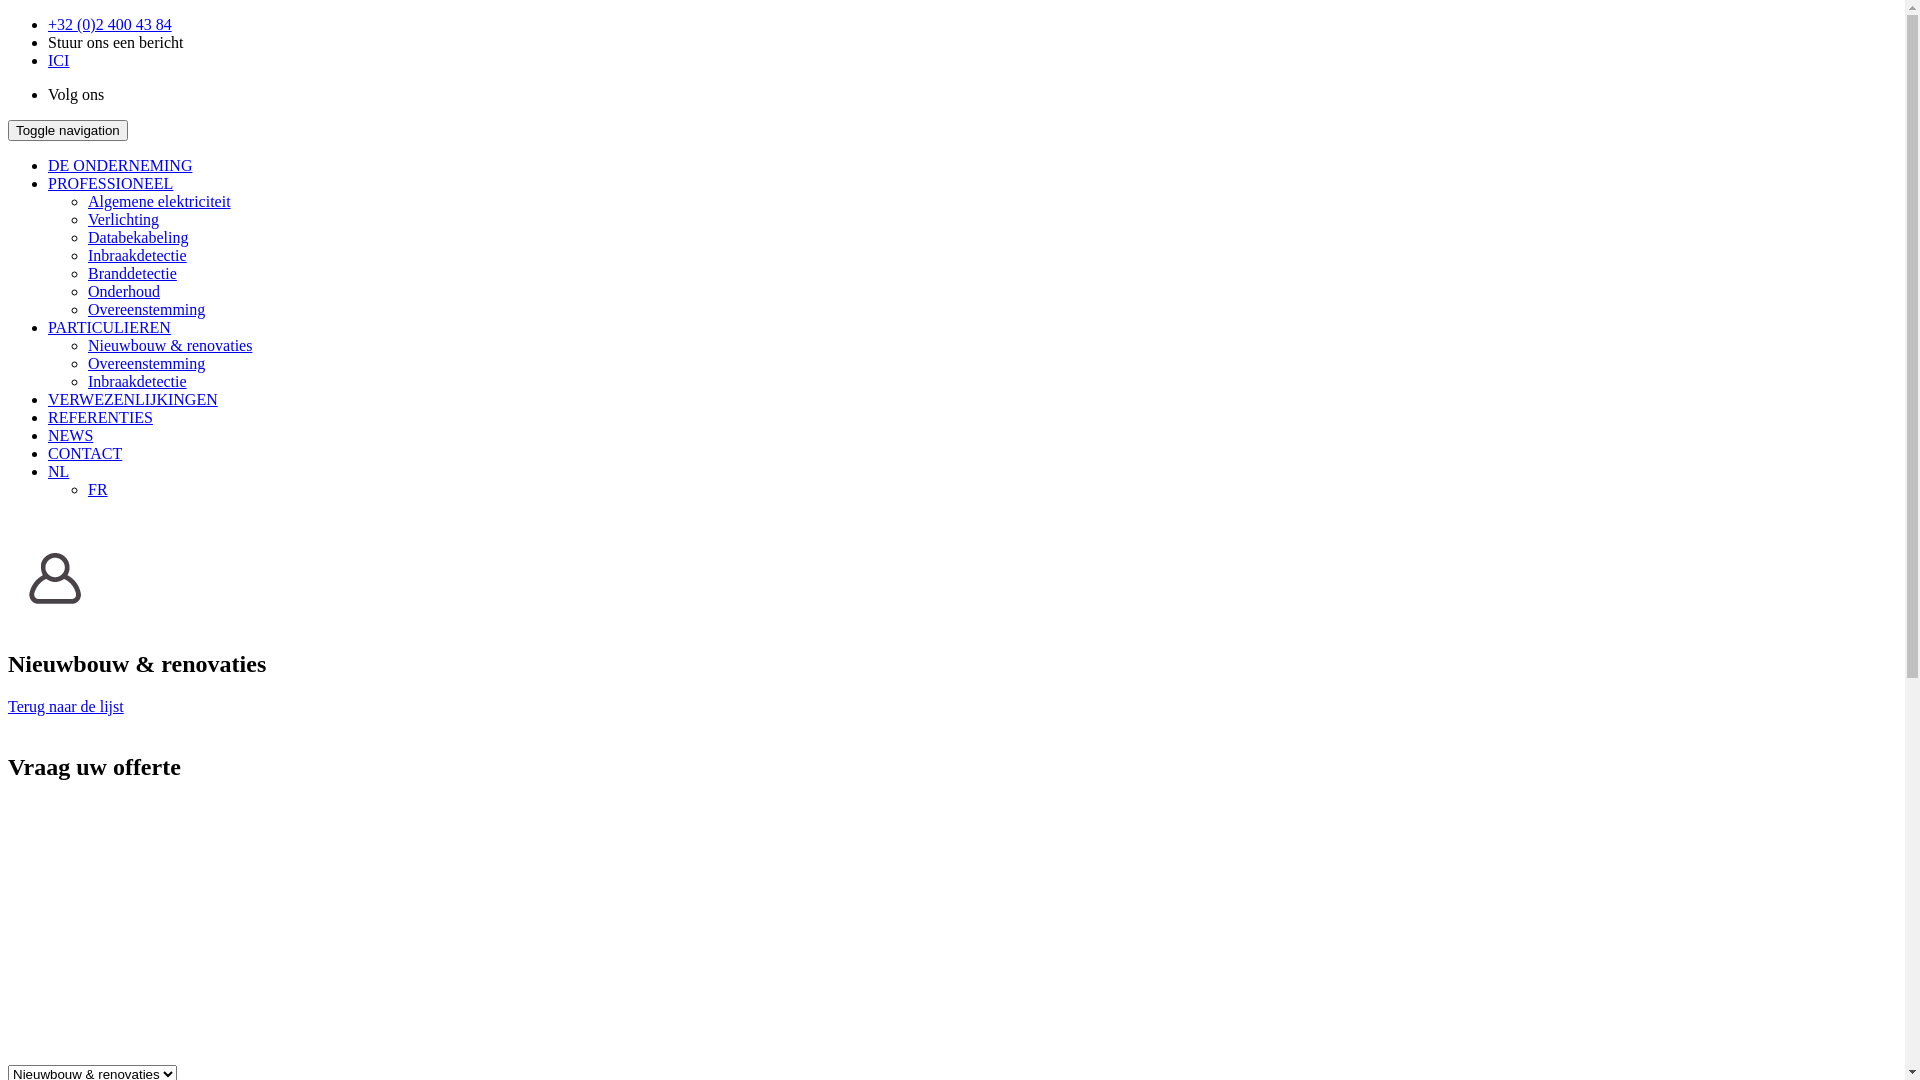  What do you see at coordinates (48, 183) in the screenshot?
I see `'PROFESSIONEEL'` at bounding box center [48, 183].